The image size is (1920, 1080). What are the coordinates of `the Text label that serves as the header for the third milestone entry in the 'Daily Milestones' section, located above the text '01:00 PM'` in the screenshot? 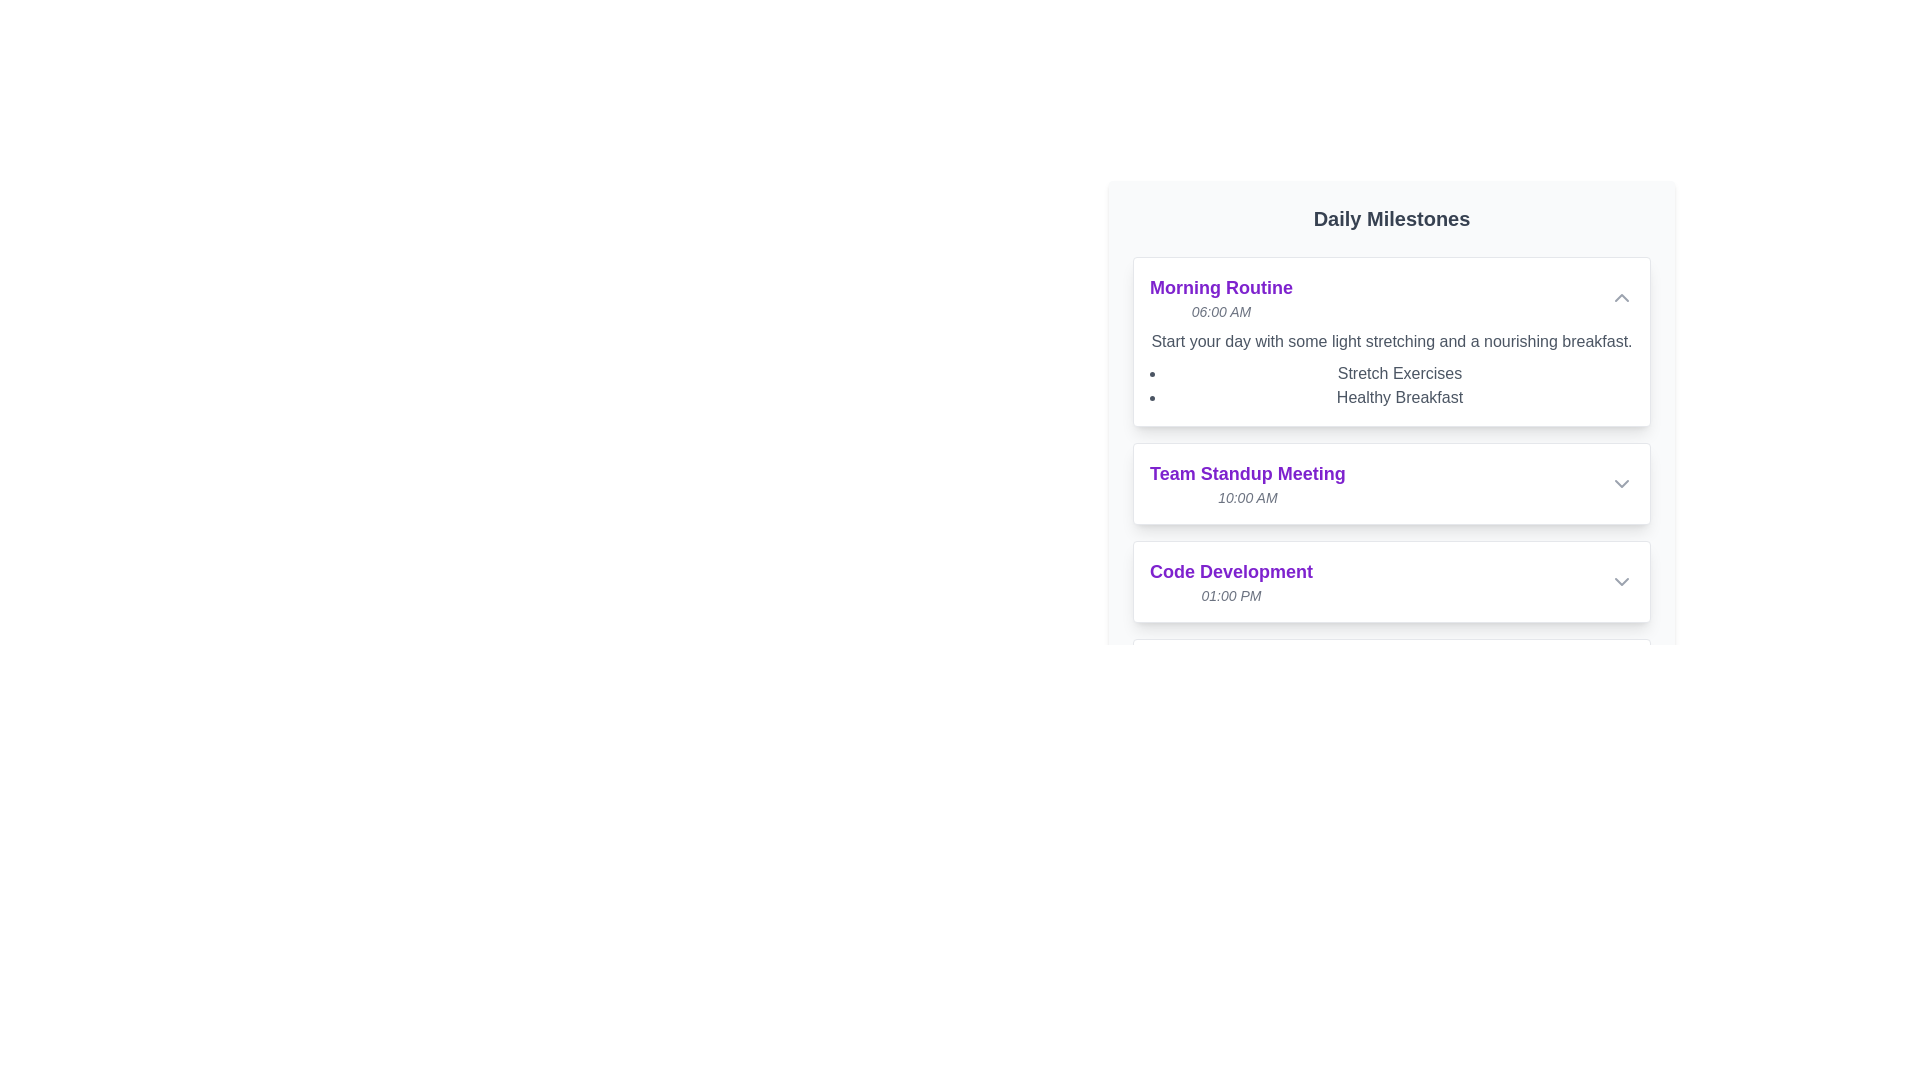 It's located at (1230, 571).